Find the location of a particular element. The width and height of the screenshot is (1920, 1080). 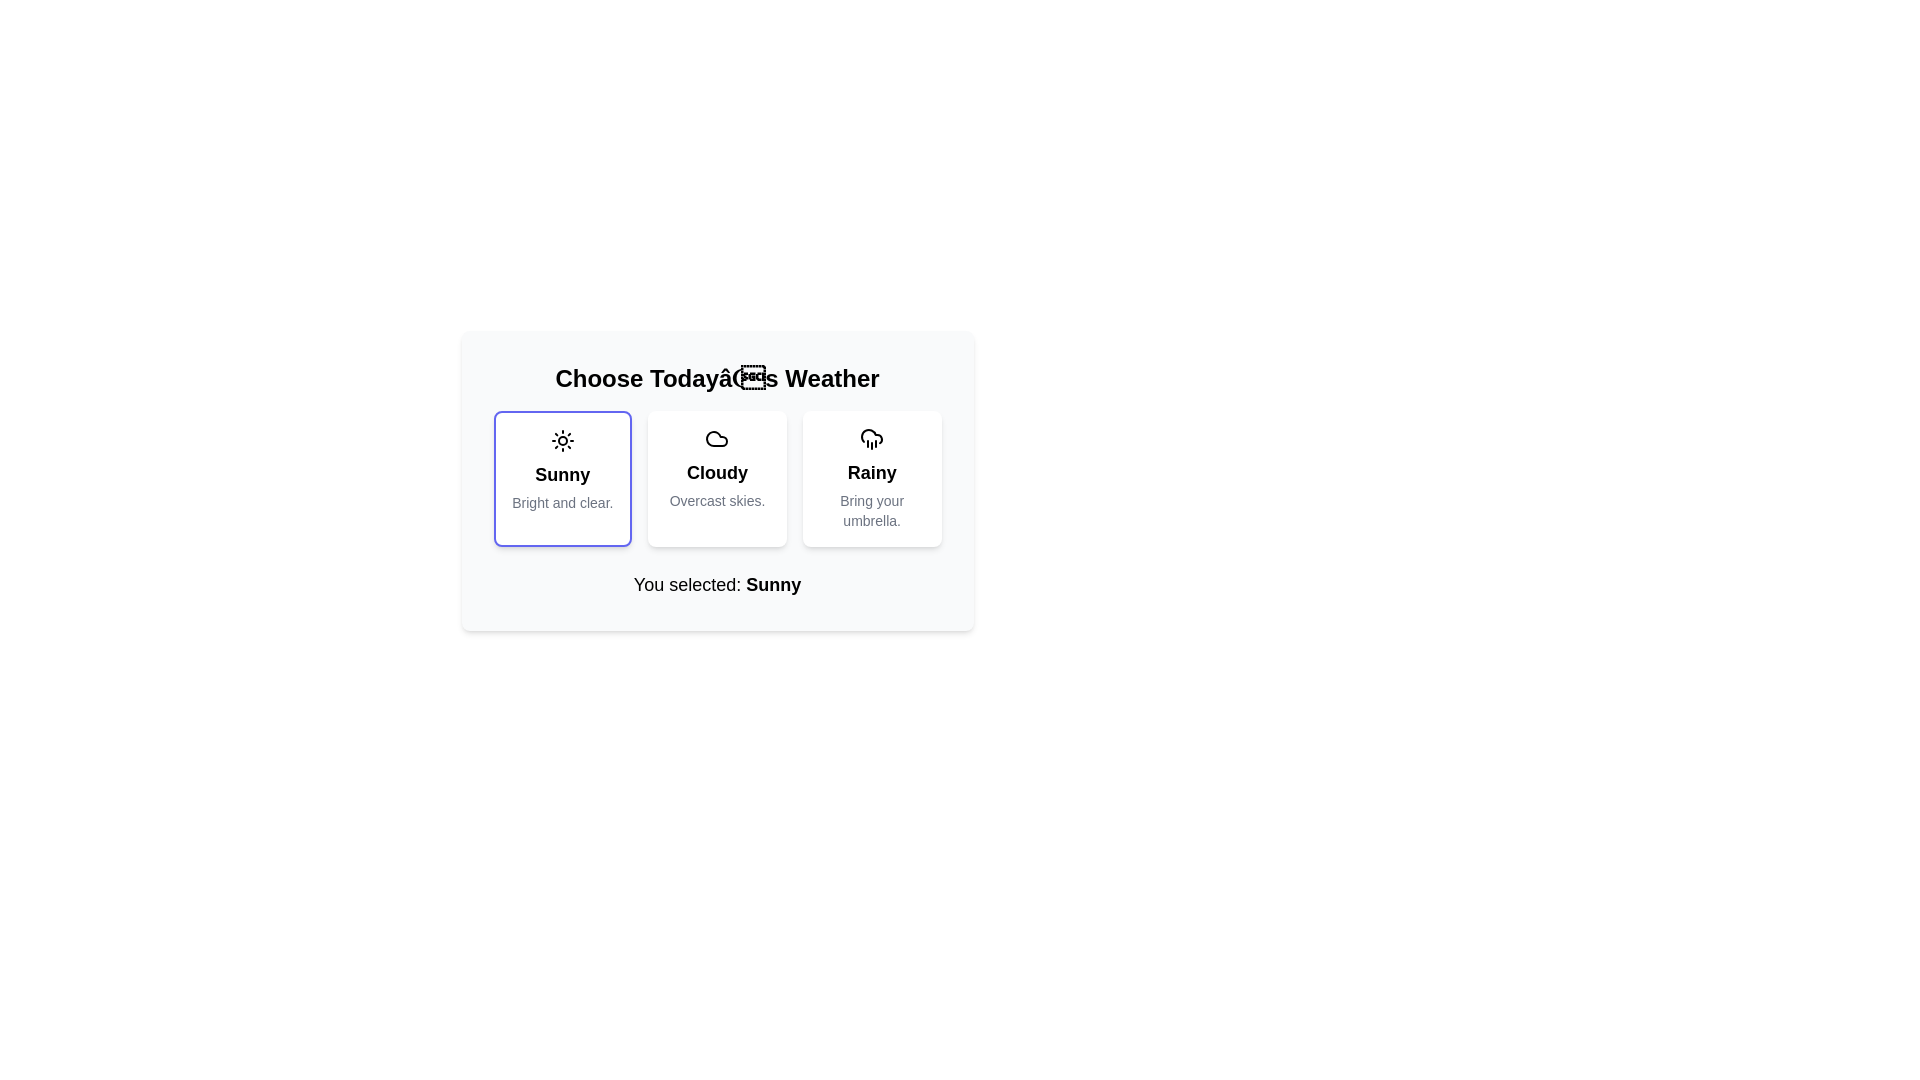

the informational display label that shows the user-selected choice 'Sunny', located to the right of the text group 'You selected: Sunny' is located at coordinates (772, 585).